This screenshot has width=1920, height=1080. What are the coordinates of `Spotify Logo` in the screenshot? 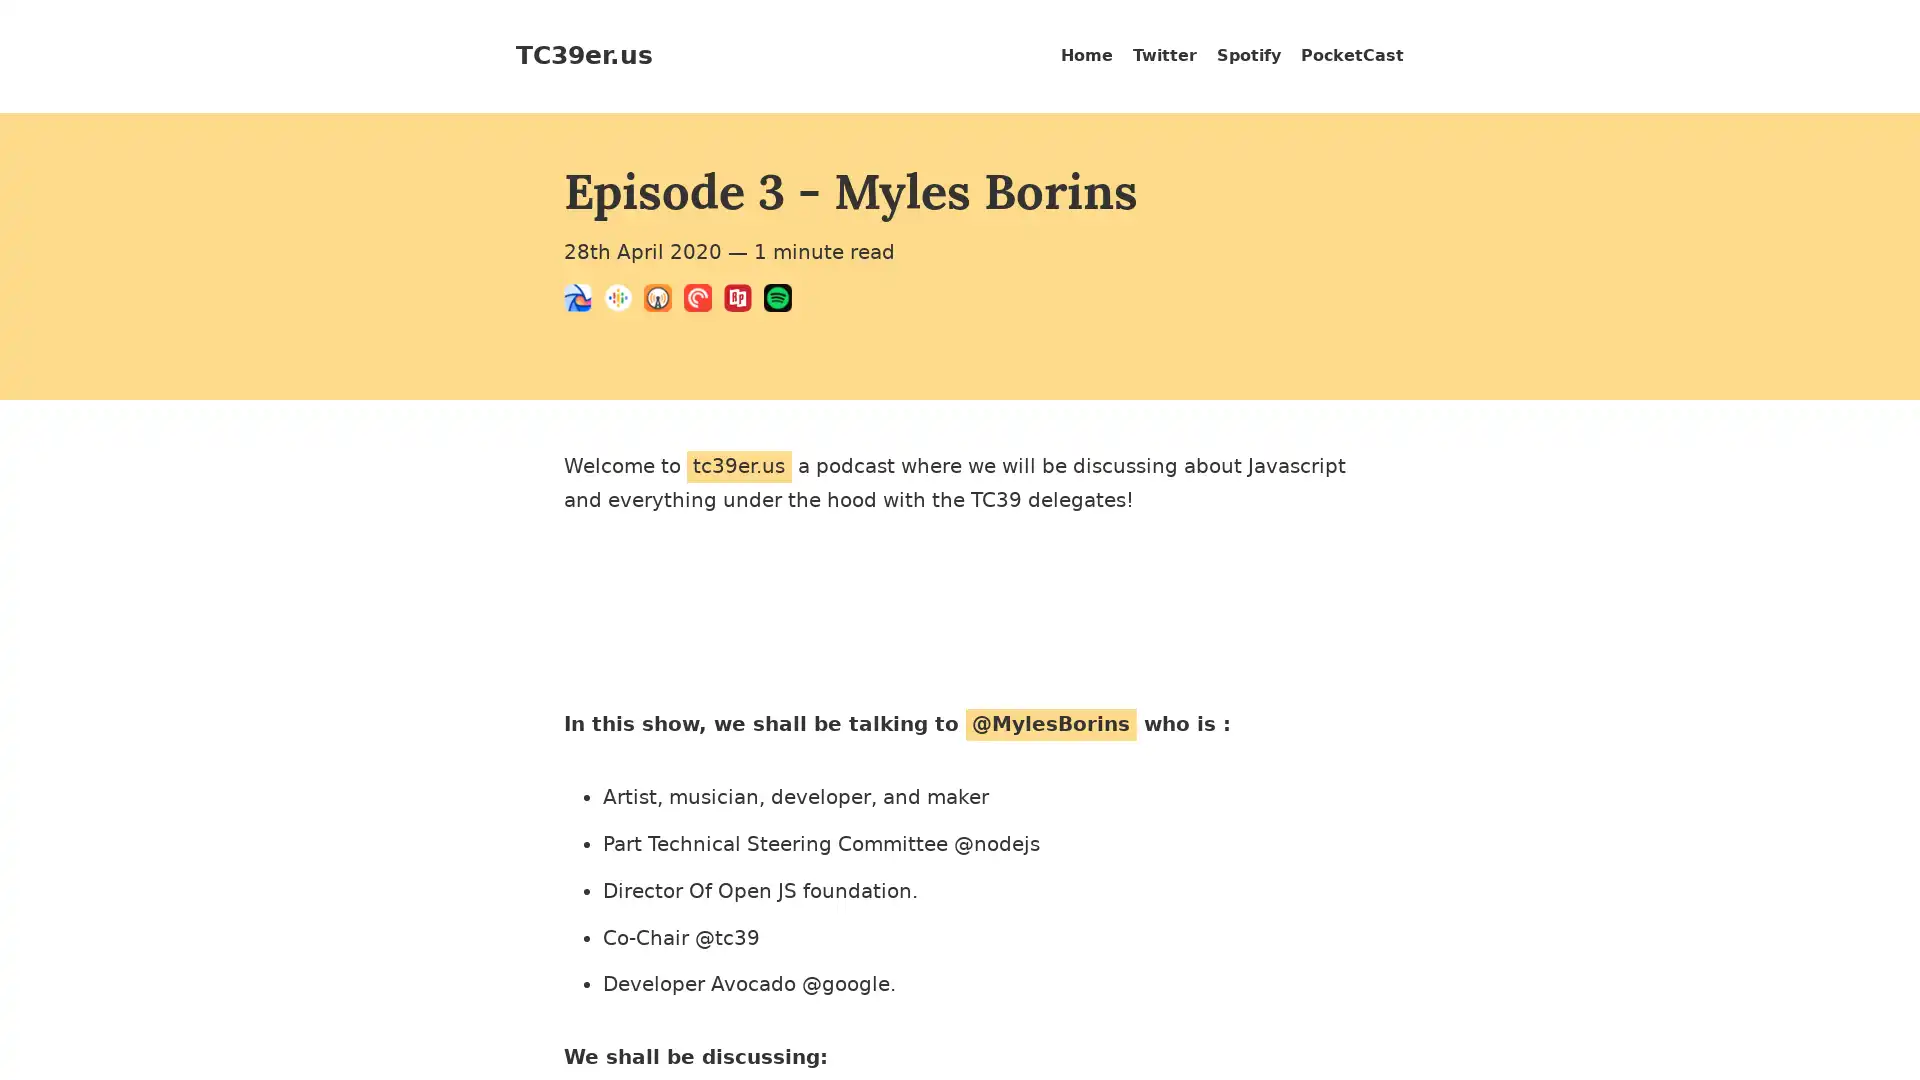 It's located at (782, 301).